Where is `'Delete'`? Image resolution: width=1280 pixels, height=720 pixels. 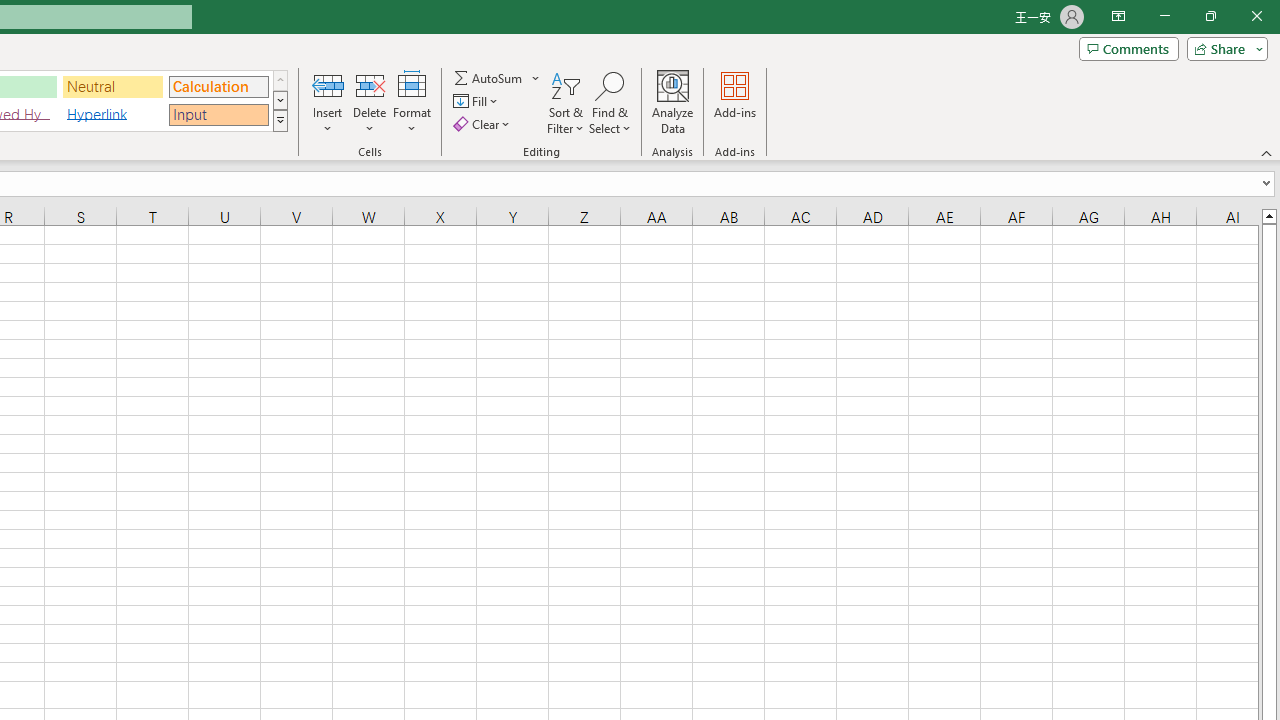 'Delete' is located at coordinates (369, 103).